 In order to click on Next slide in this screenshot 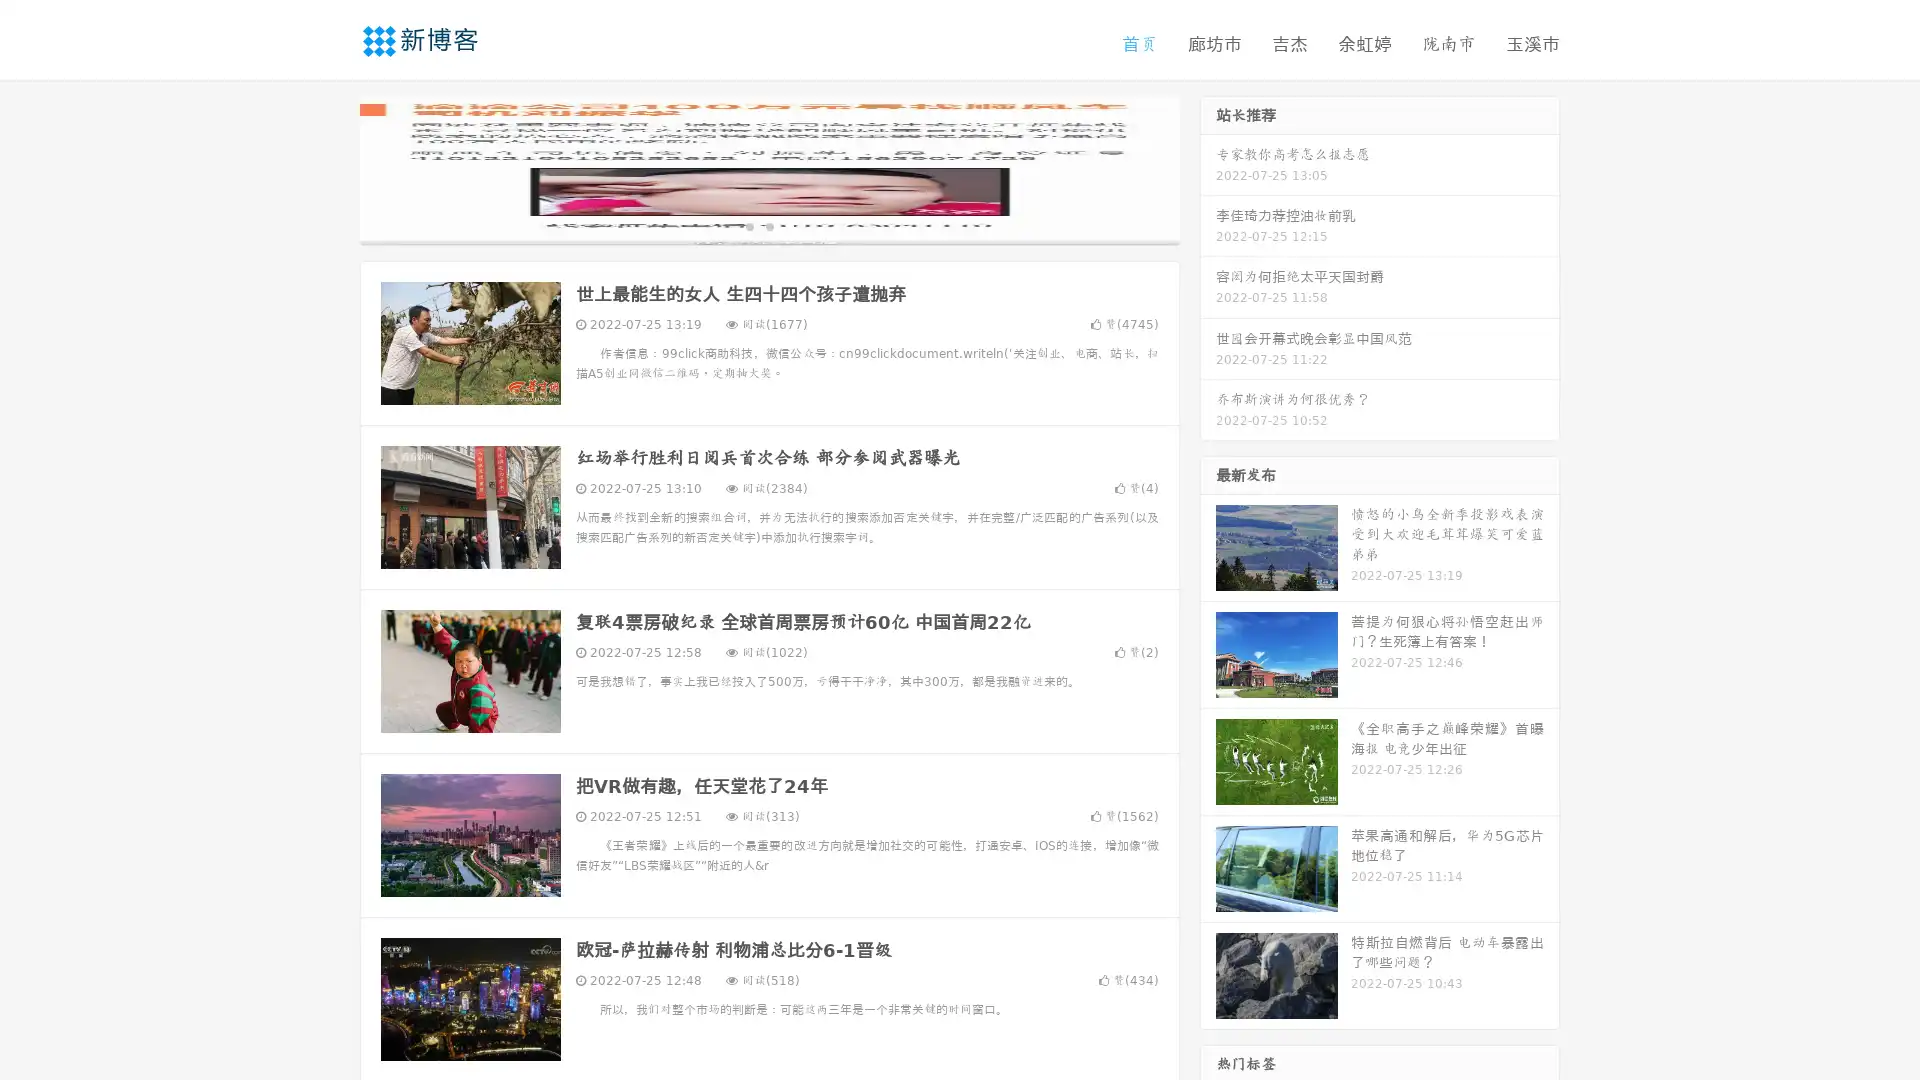, I will do `click(1208, 168)`.